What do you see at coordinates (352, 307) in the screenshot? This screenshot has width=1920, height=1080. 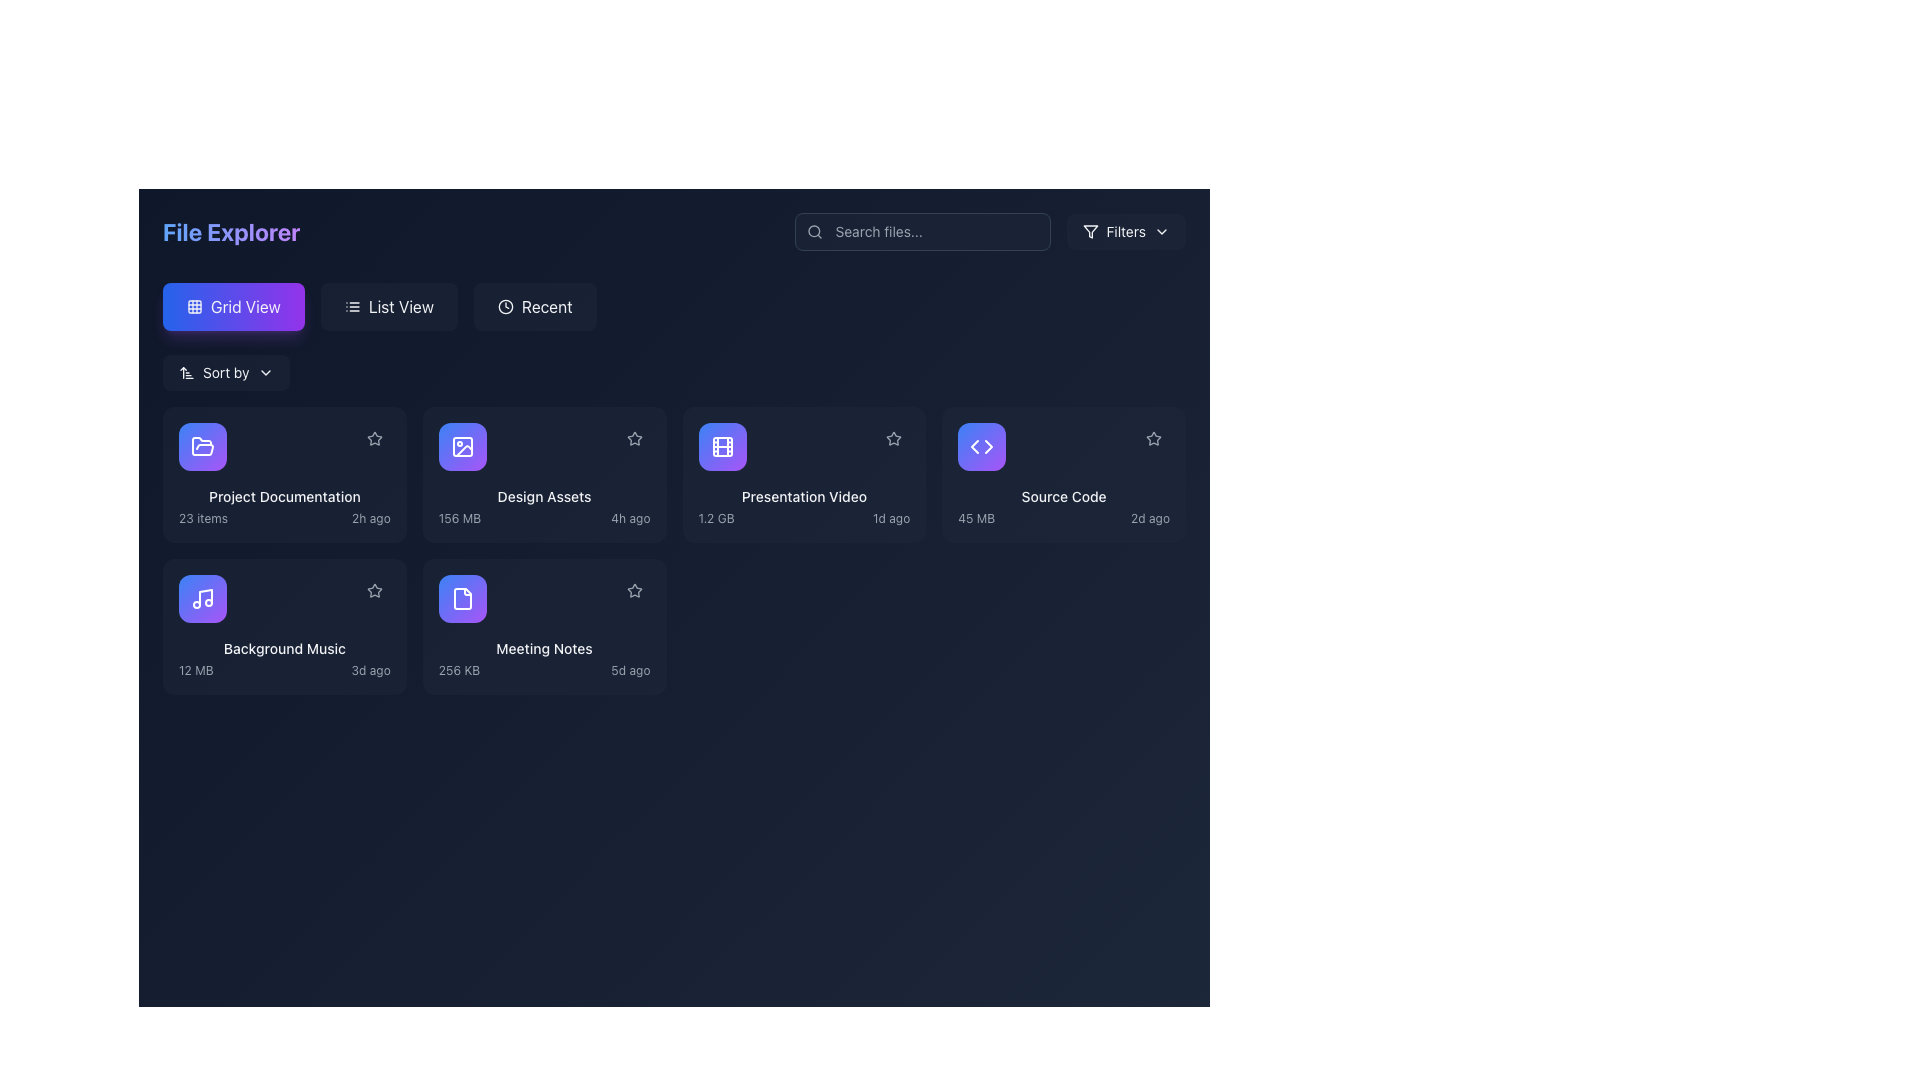 I see `the 'List View' icon located in the 'File Explorer' section, which consists of three horizontal lines with dots on the left` at bounding box center [352, 307].